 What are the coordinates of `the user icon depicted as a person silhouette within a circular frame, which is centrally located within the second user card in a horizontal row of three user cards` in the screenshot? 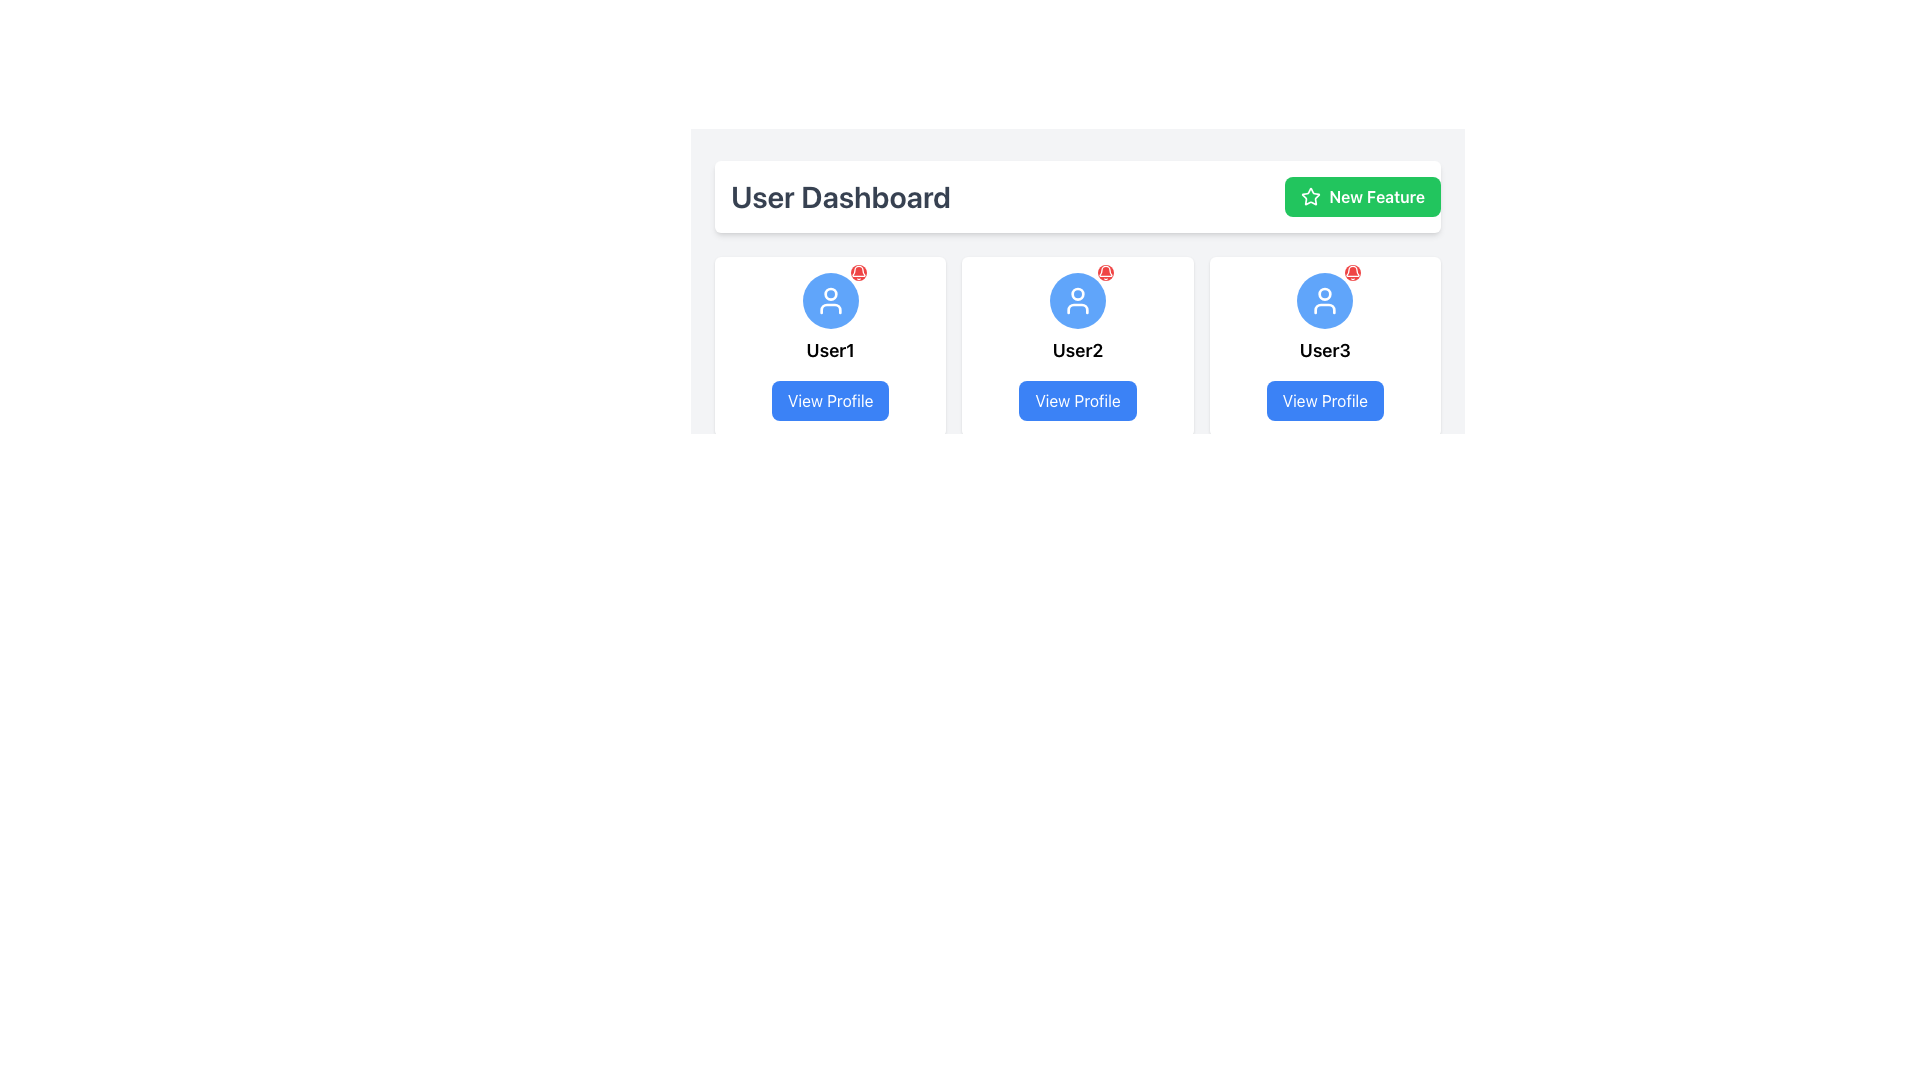 It's located at (830, 300).